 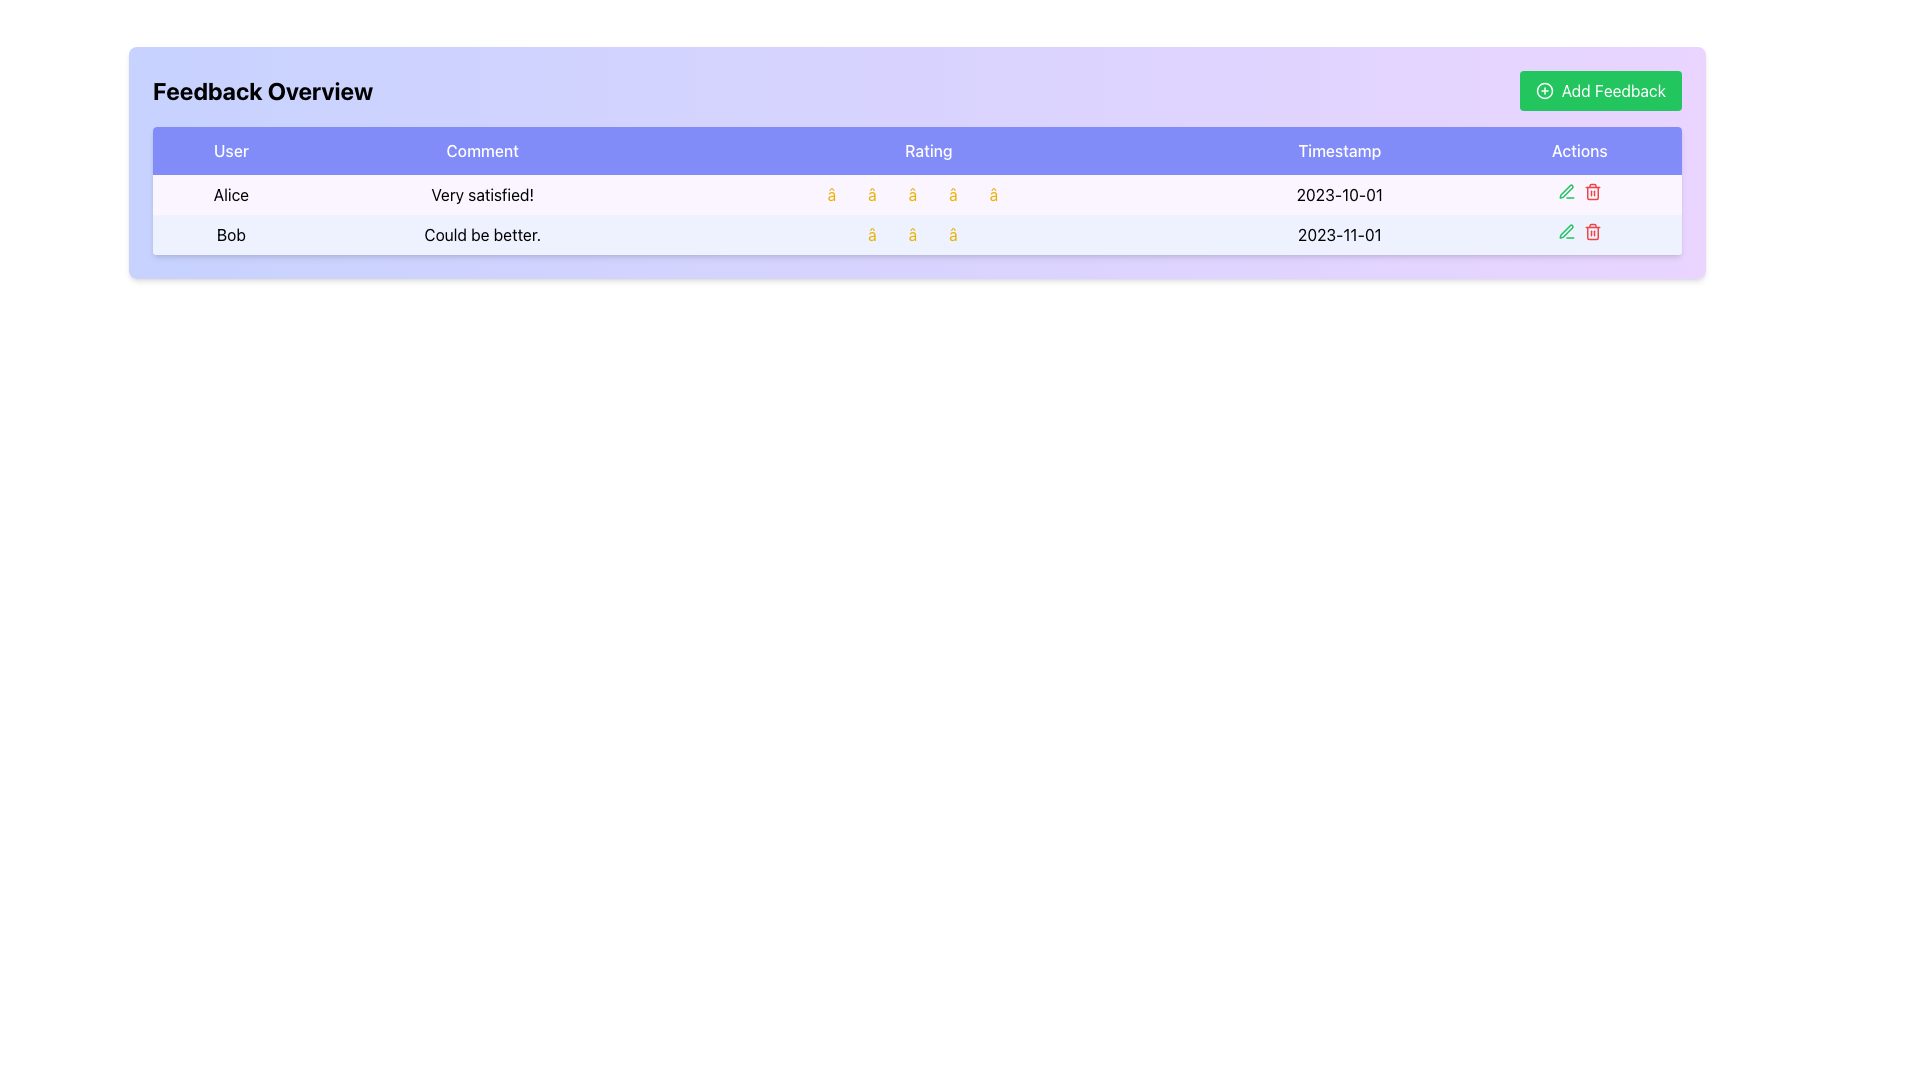 I want to click on the 'Add Feedback' button located in the top-right corner of the interface, which contains the Icon element (circle) as part of its graphic icon with a plus sign, so click(x=1543, y=91).